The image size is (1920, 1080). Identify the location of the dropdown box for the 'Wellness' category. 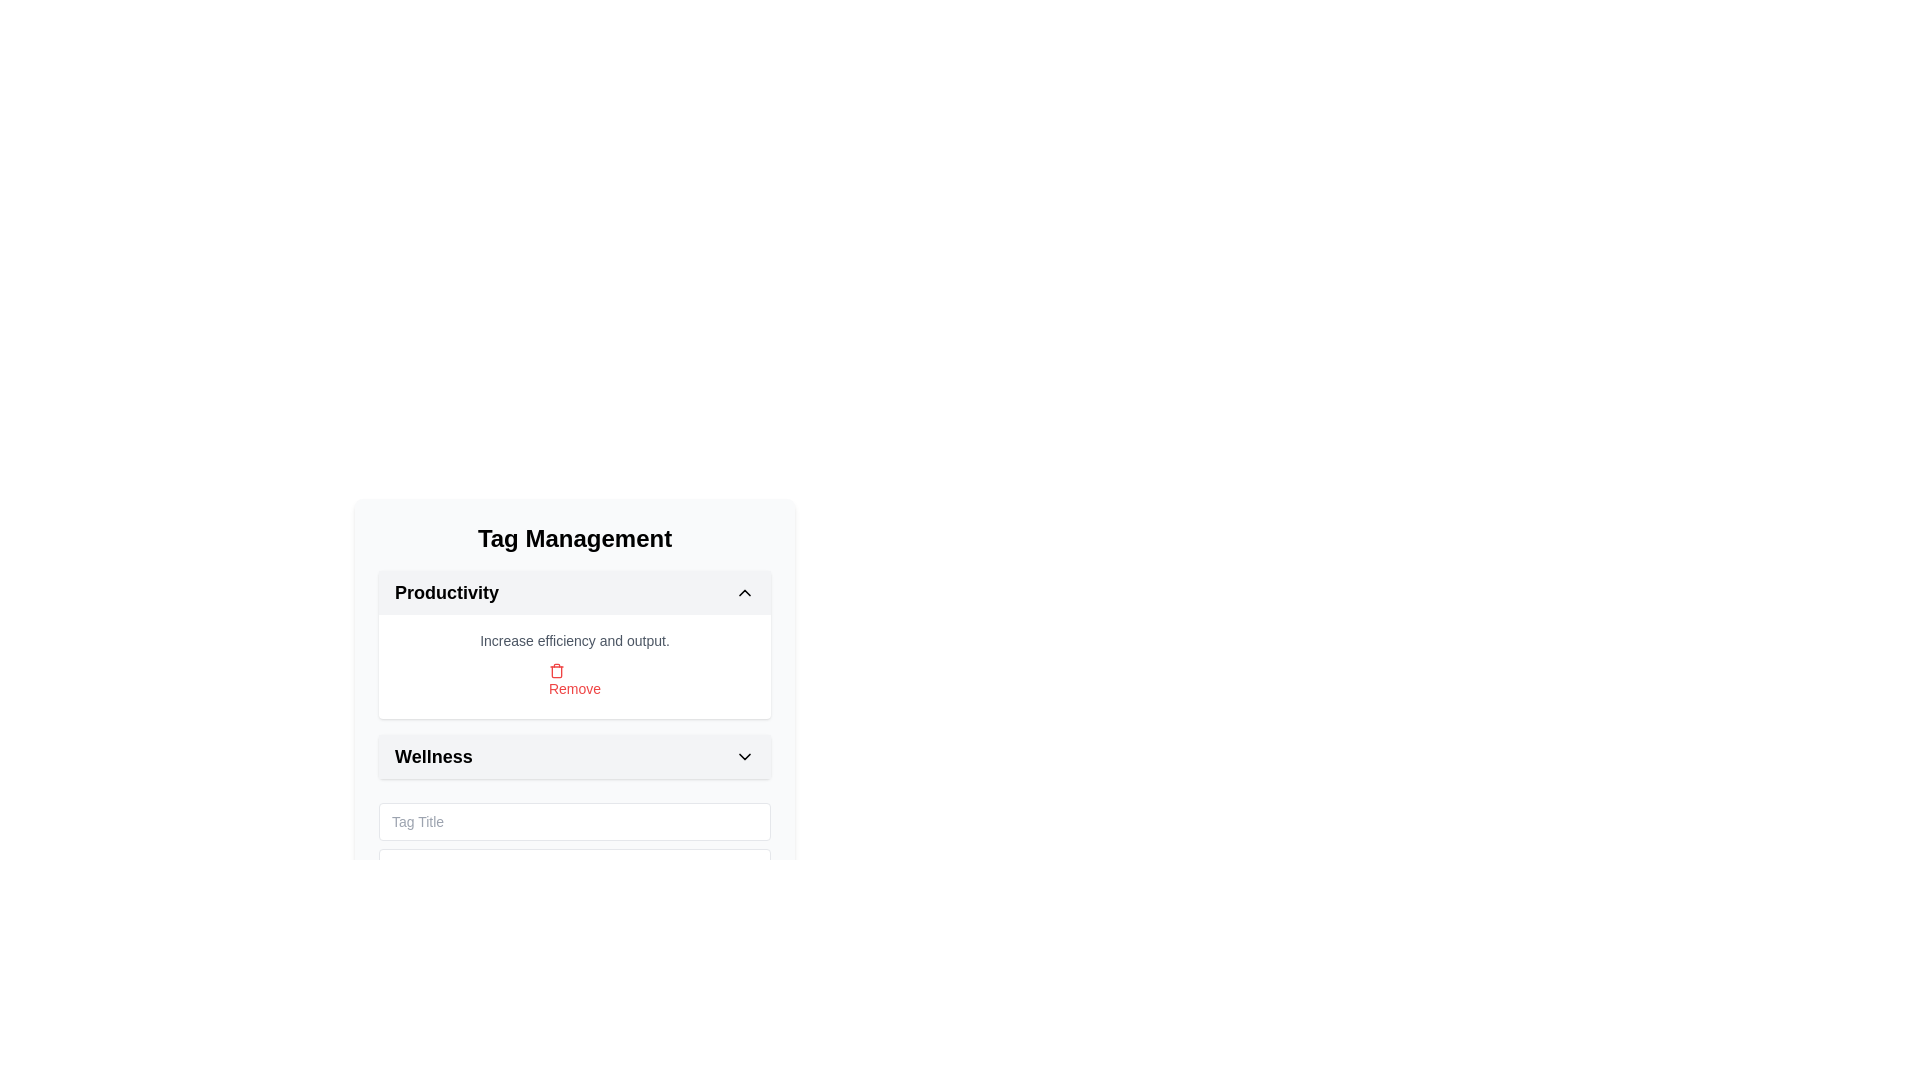
(574, 756).